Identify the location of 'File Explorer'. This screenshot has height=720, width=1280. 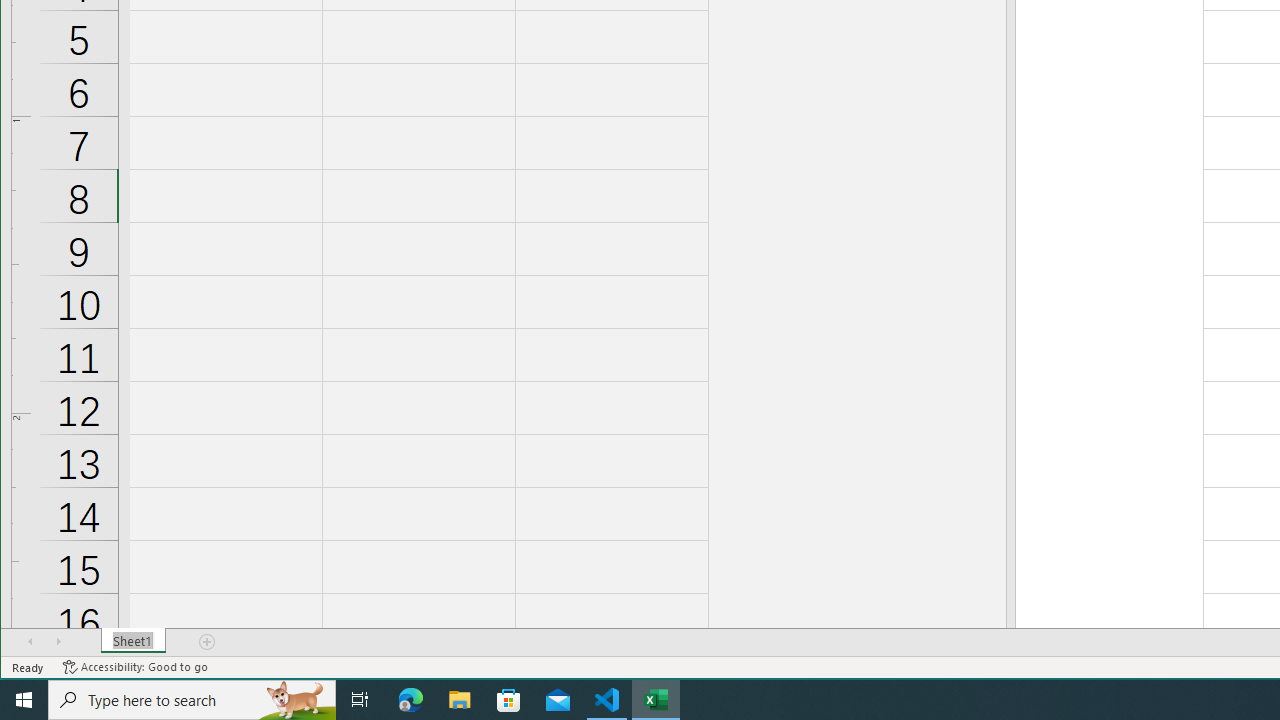
(459, 698).